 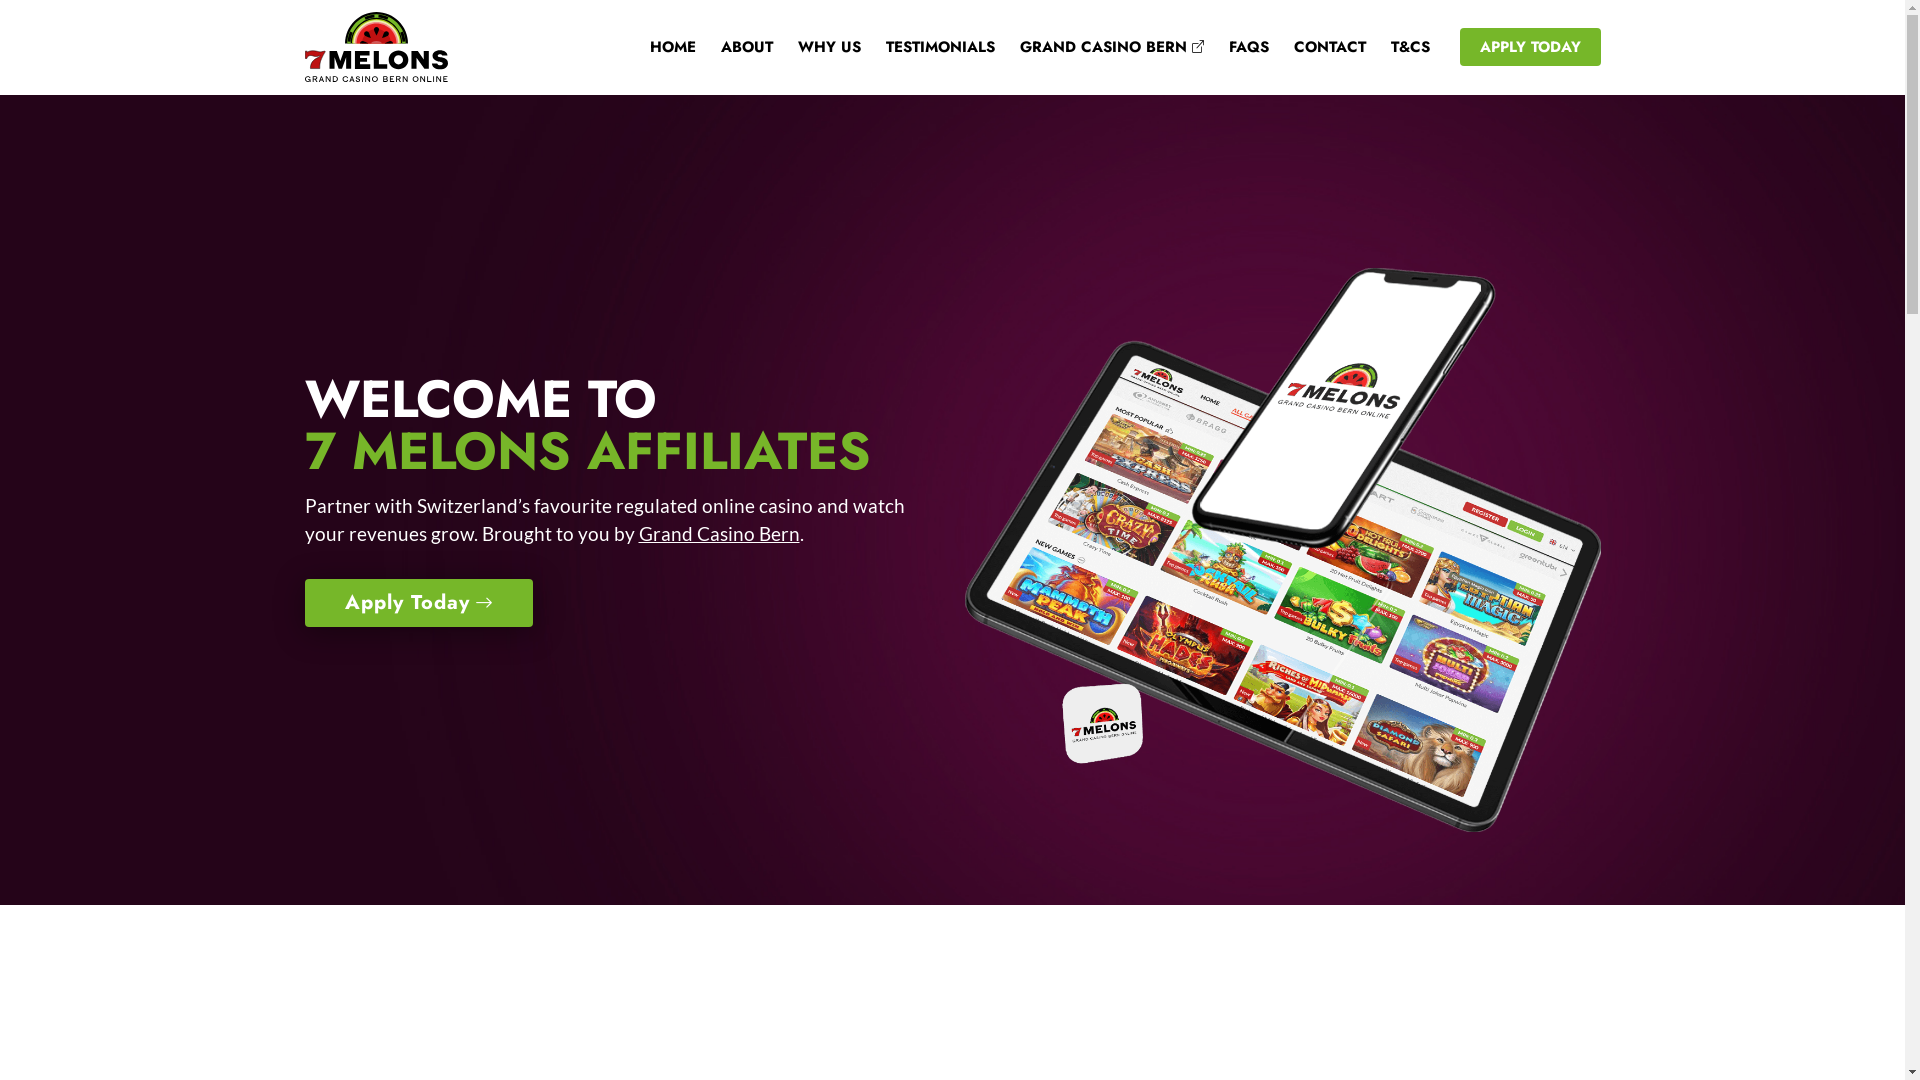 I want to click on 'APPLY TODAY', so click(x=1529, y=46).